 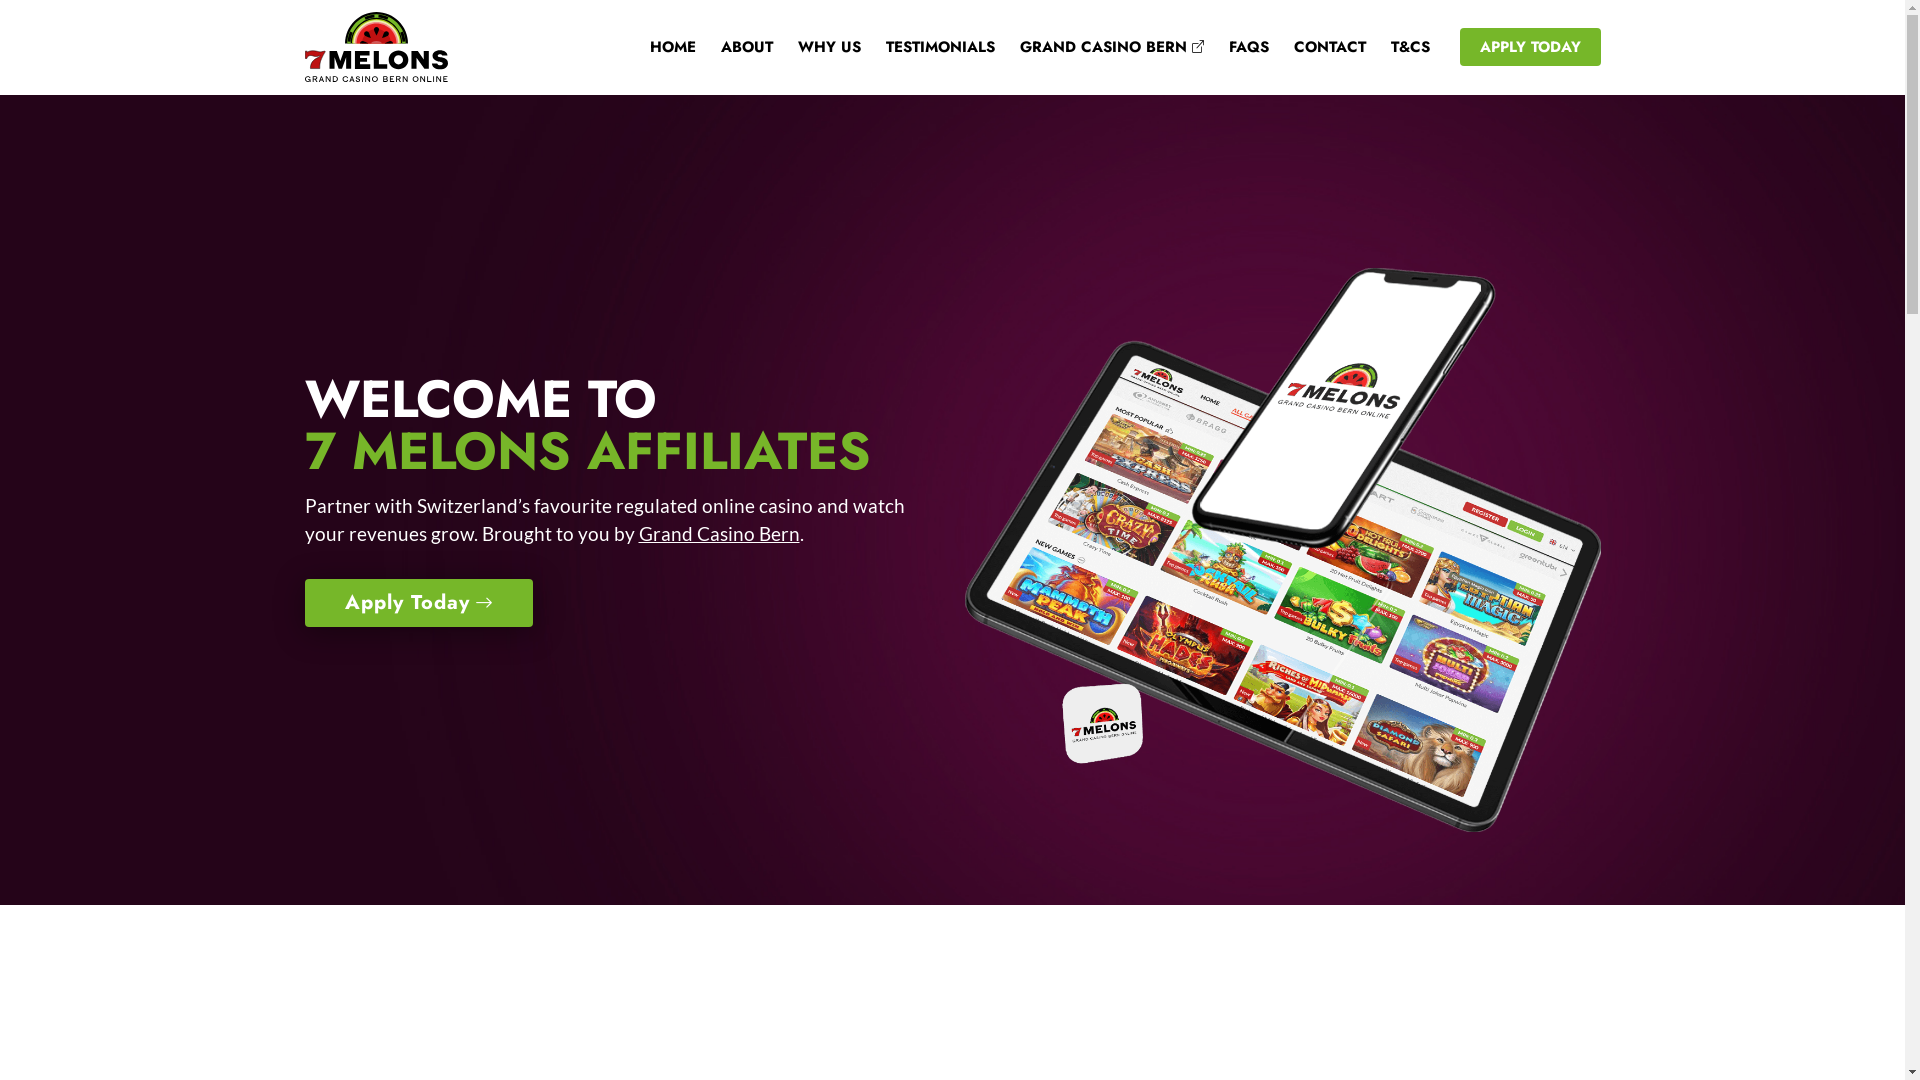 I want to click on 'APPLY TODAY', so click(x=1529, y=46).